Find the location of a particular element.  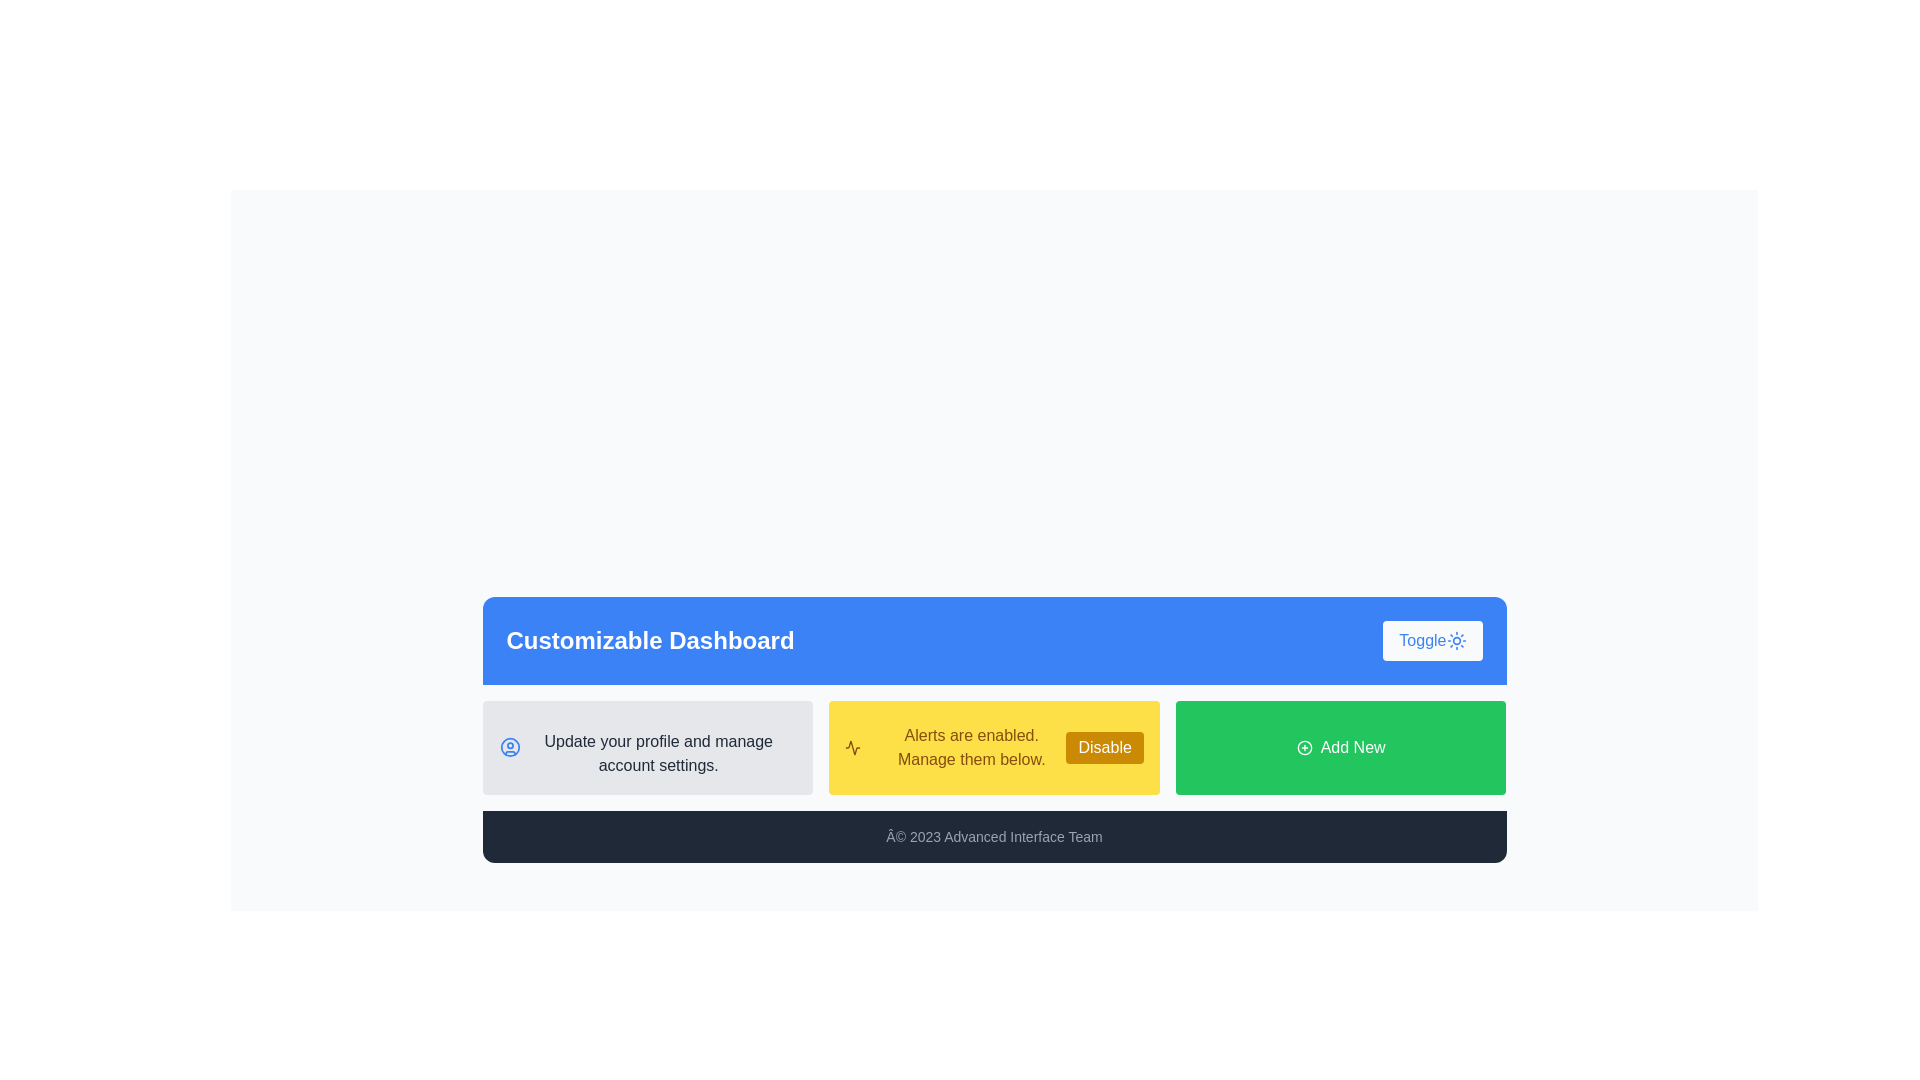

the 'Toggle' button with a light gray background and sun icon is located at coordinates (1431, 640).